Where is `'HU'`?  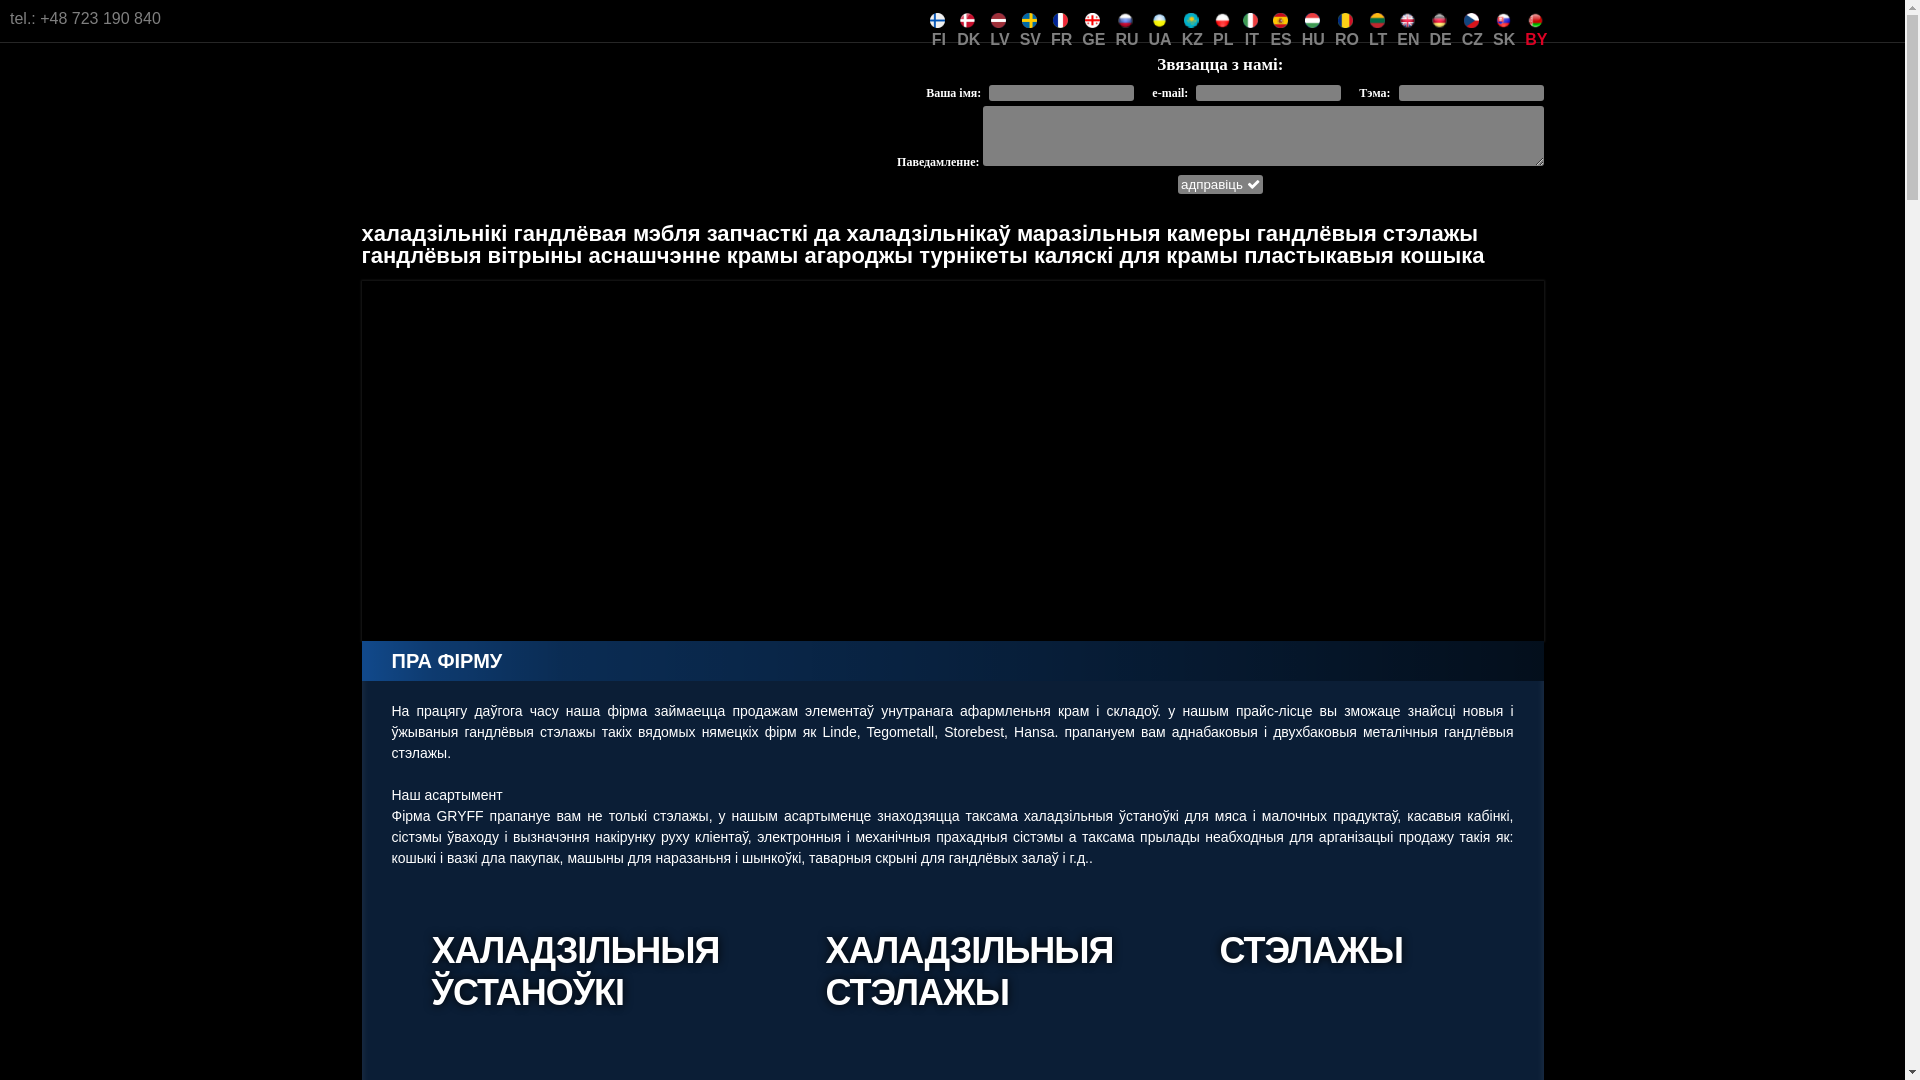 'HU' is located at coordinates (1313, 19).